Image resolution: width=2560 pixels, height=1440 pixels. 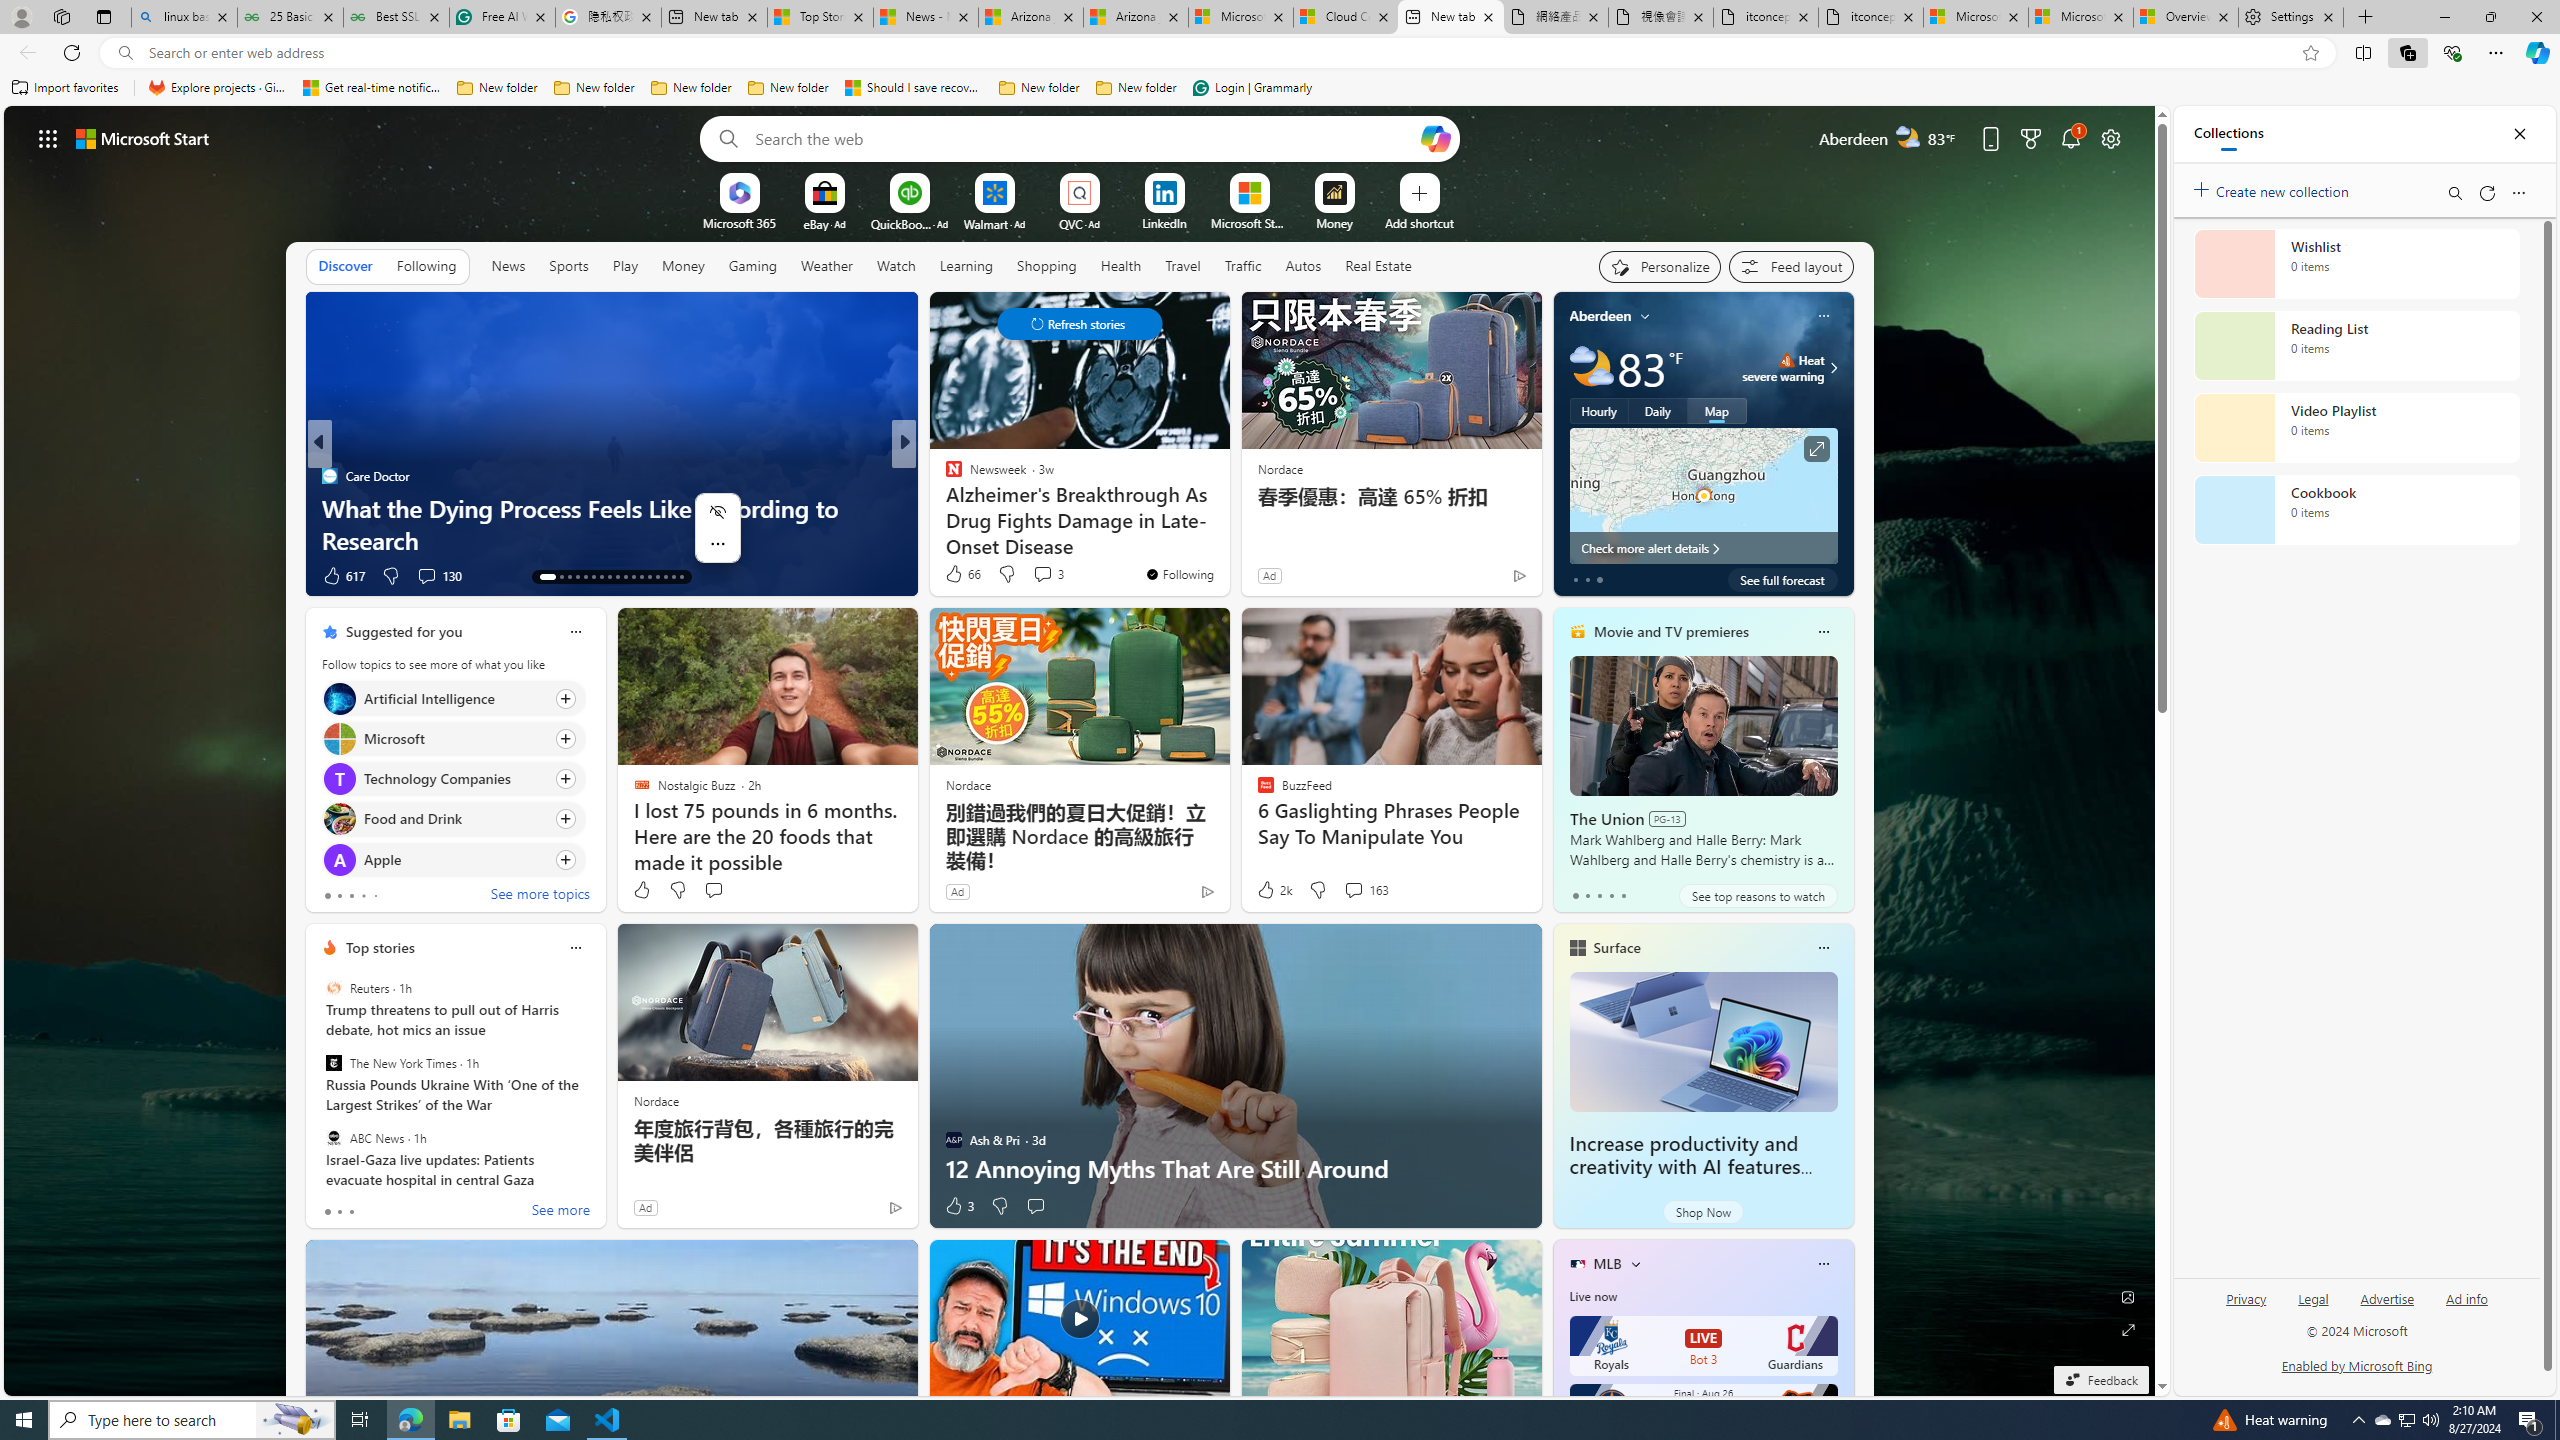 What do you see at coordinates (183, 16) in the screenshot?
I see `'linux basic - Search'` at bounding box center [183, 16].